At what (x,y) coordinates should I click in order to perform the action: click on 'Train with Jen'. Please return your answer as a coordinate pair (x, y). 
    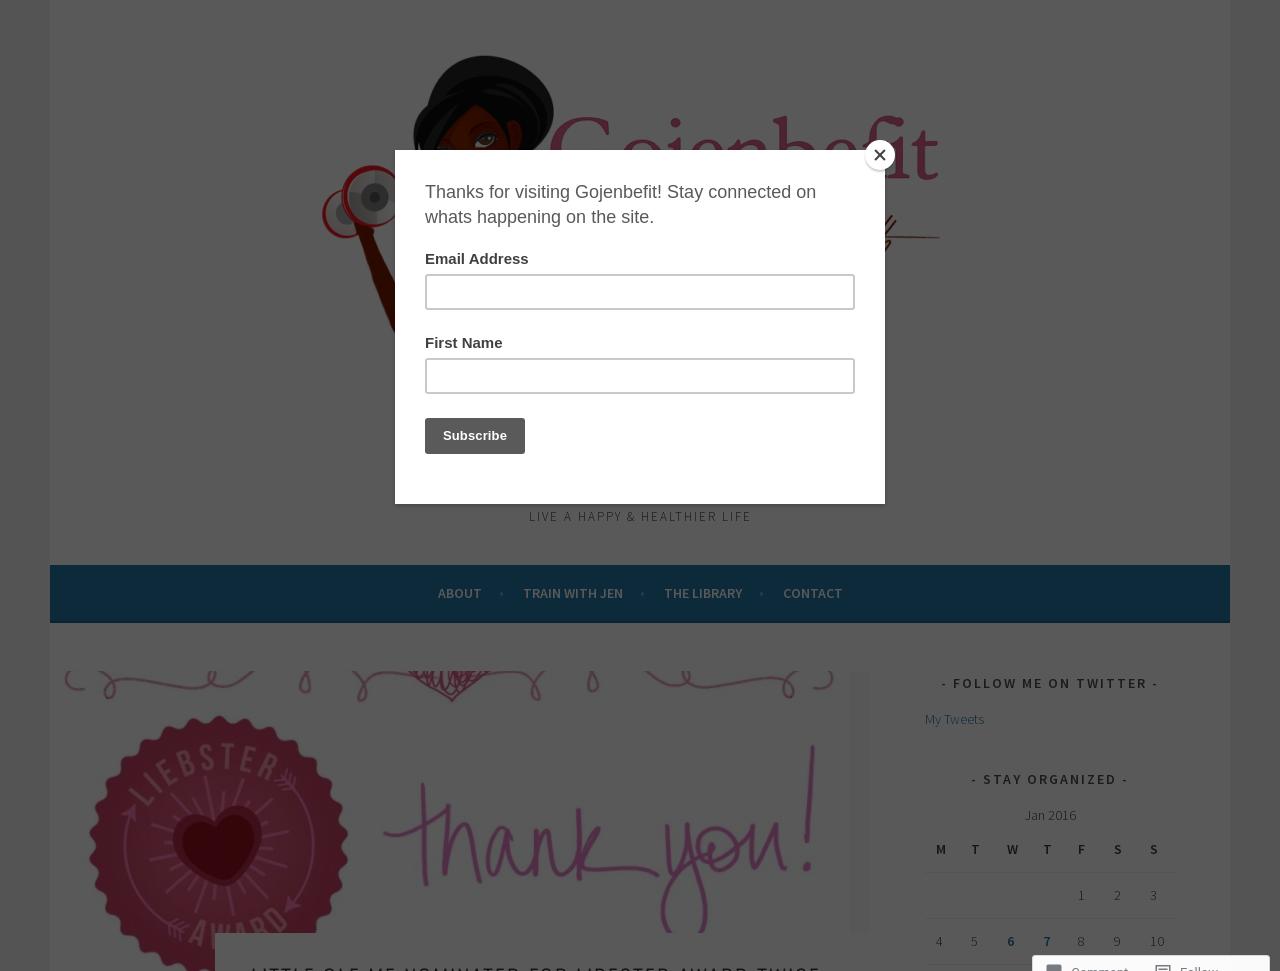
    Looking at the image, I should click on (571, 592).